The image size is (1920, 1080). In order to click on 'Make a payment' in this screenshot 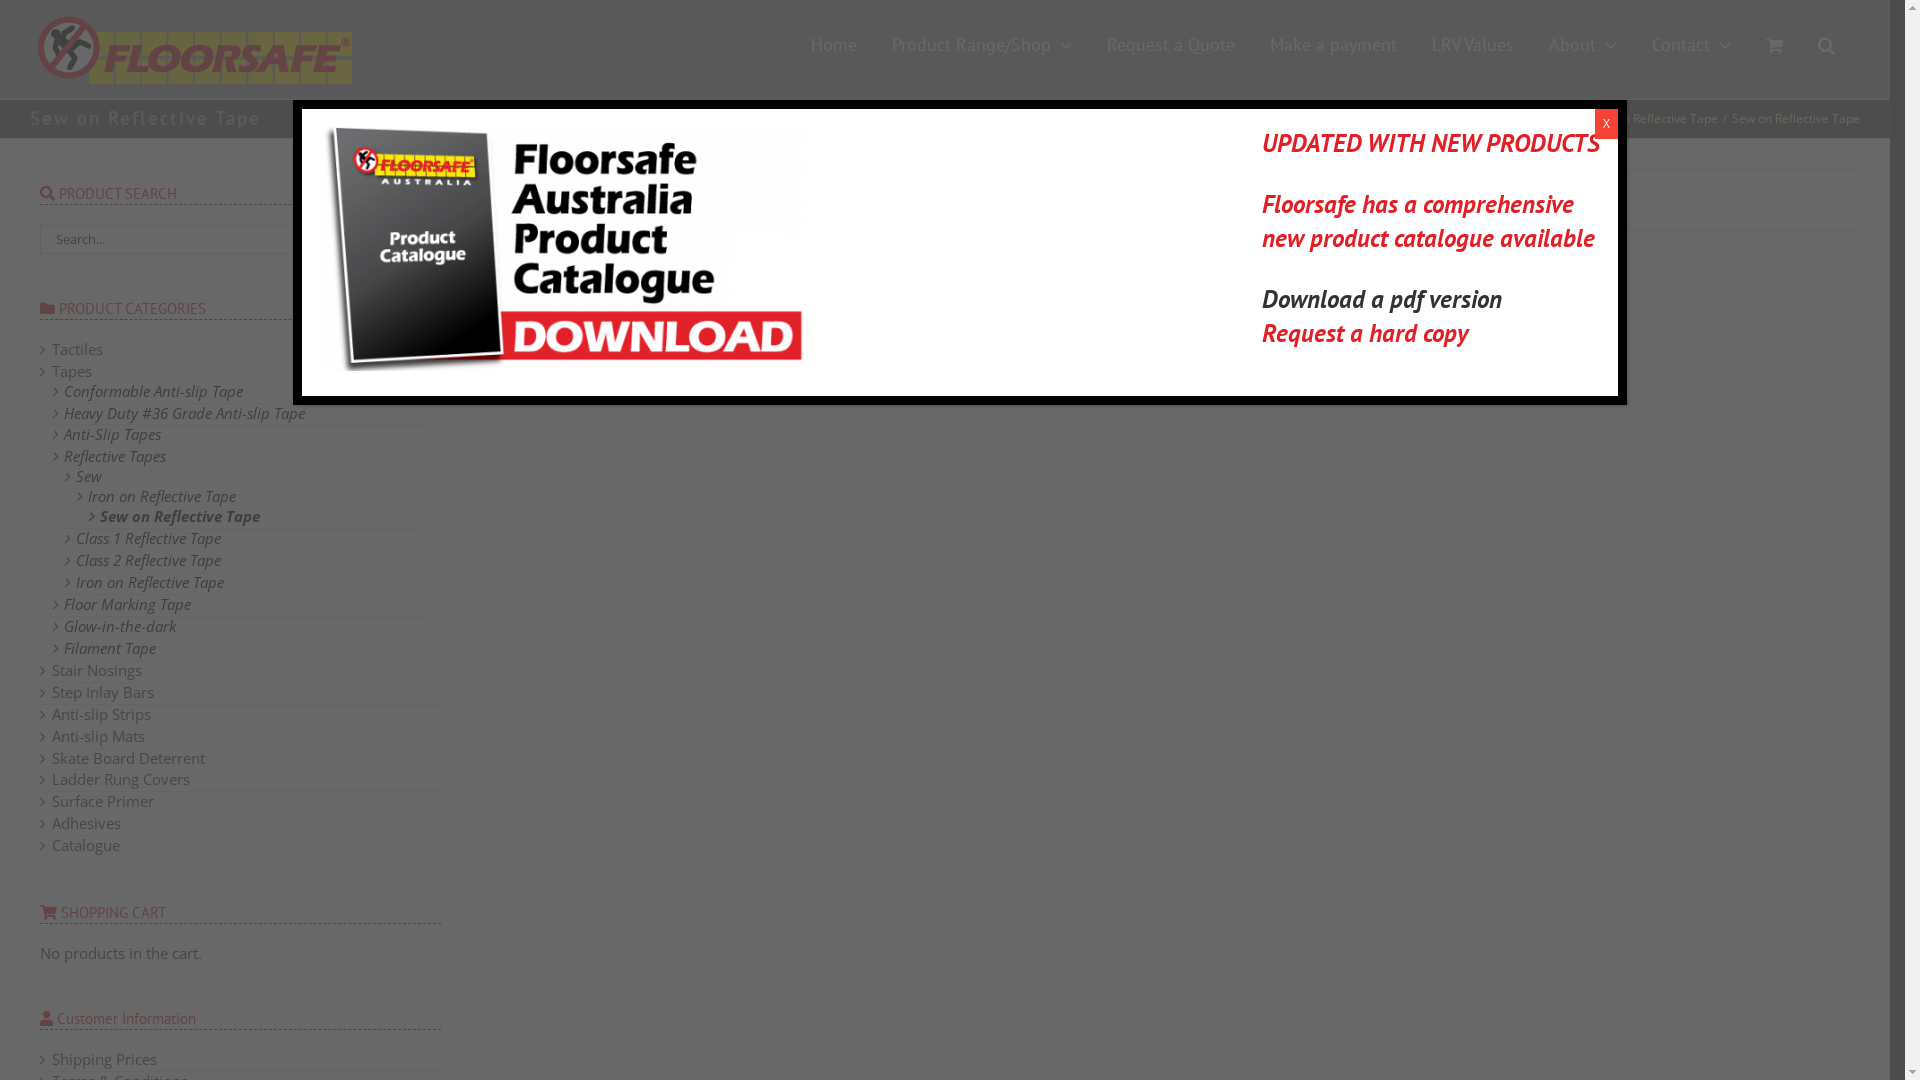, I will do `click(1333, 45)`.